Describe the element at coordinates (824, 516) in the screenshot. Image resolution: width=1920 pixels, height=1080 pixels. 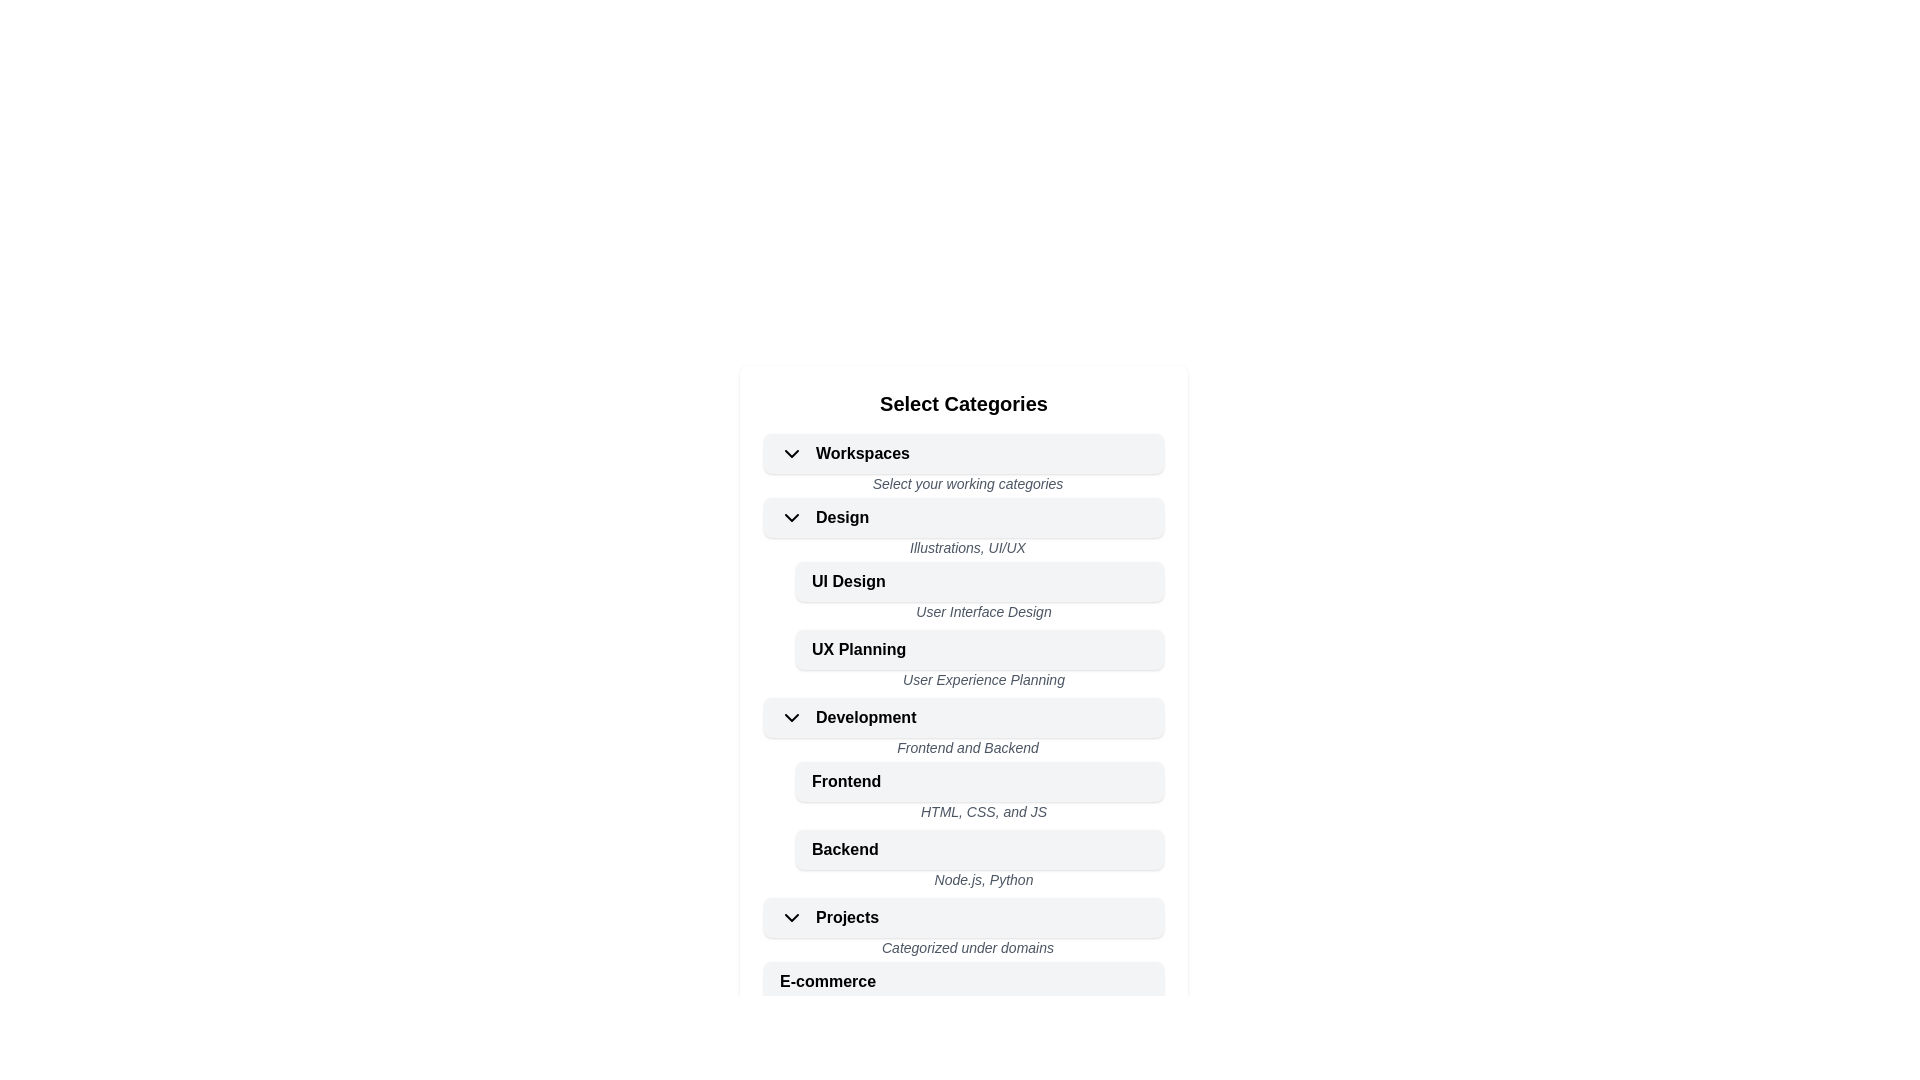
I see `the bolded text label displaying 'Design'` at that location.